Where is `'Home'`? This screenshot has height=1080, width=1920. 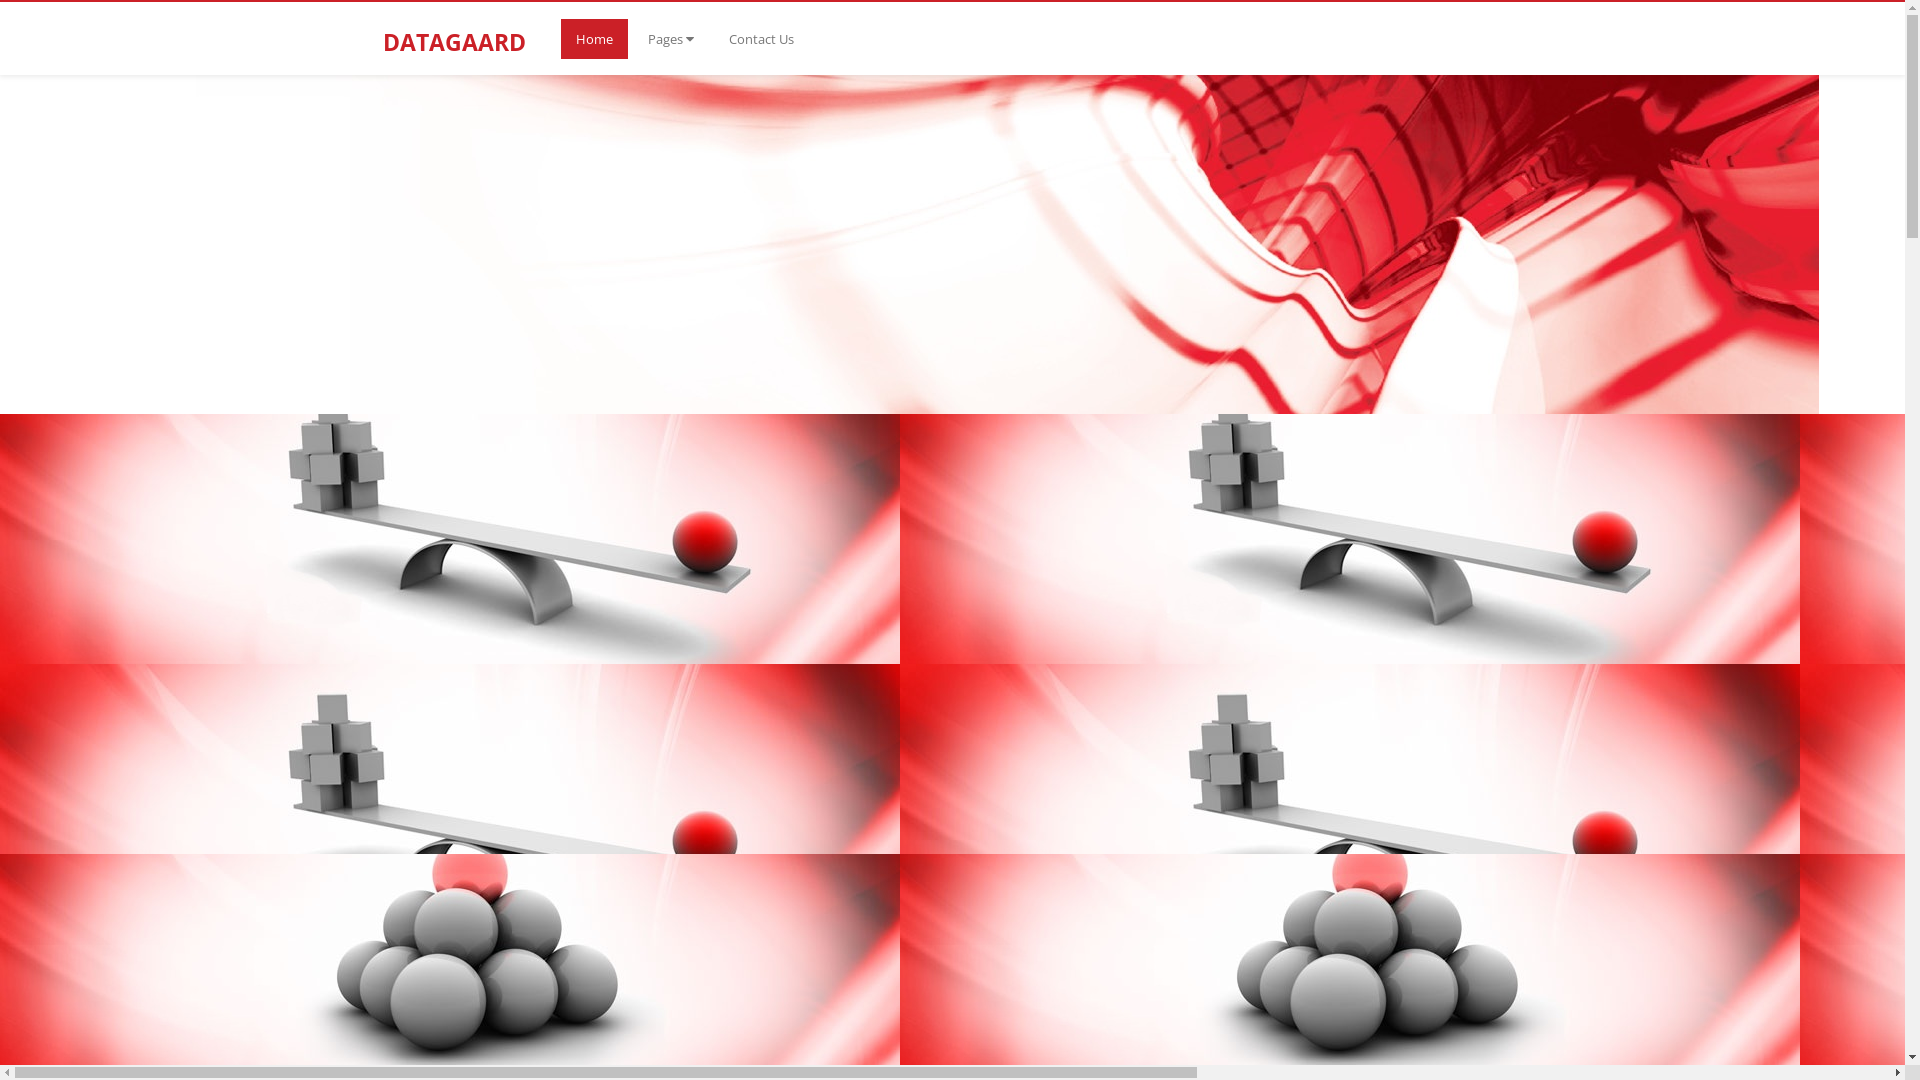 'Home' is located at coordinates (592, 38).